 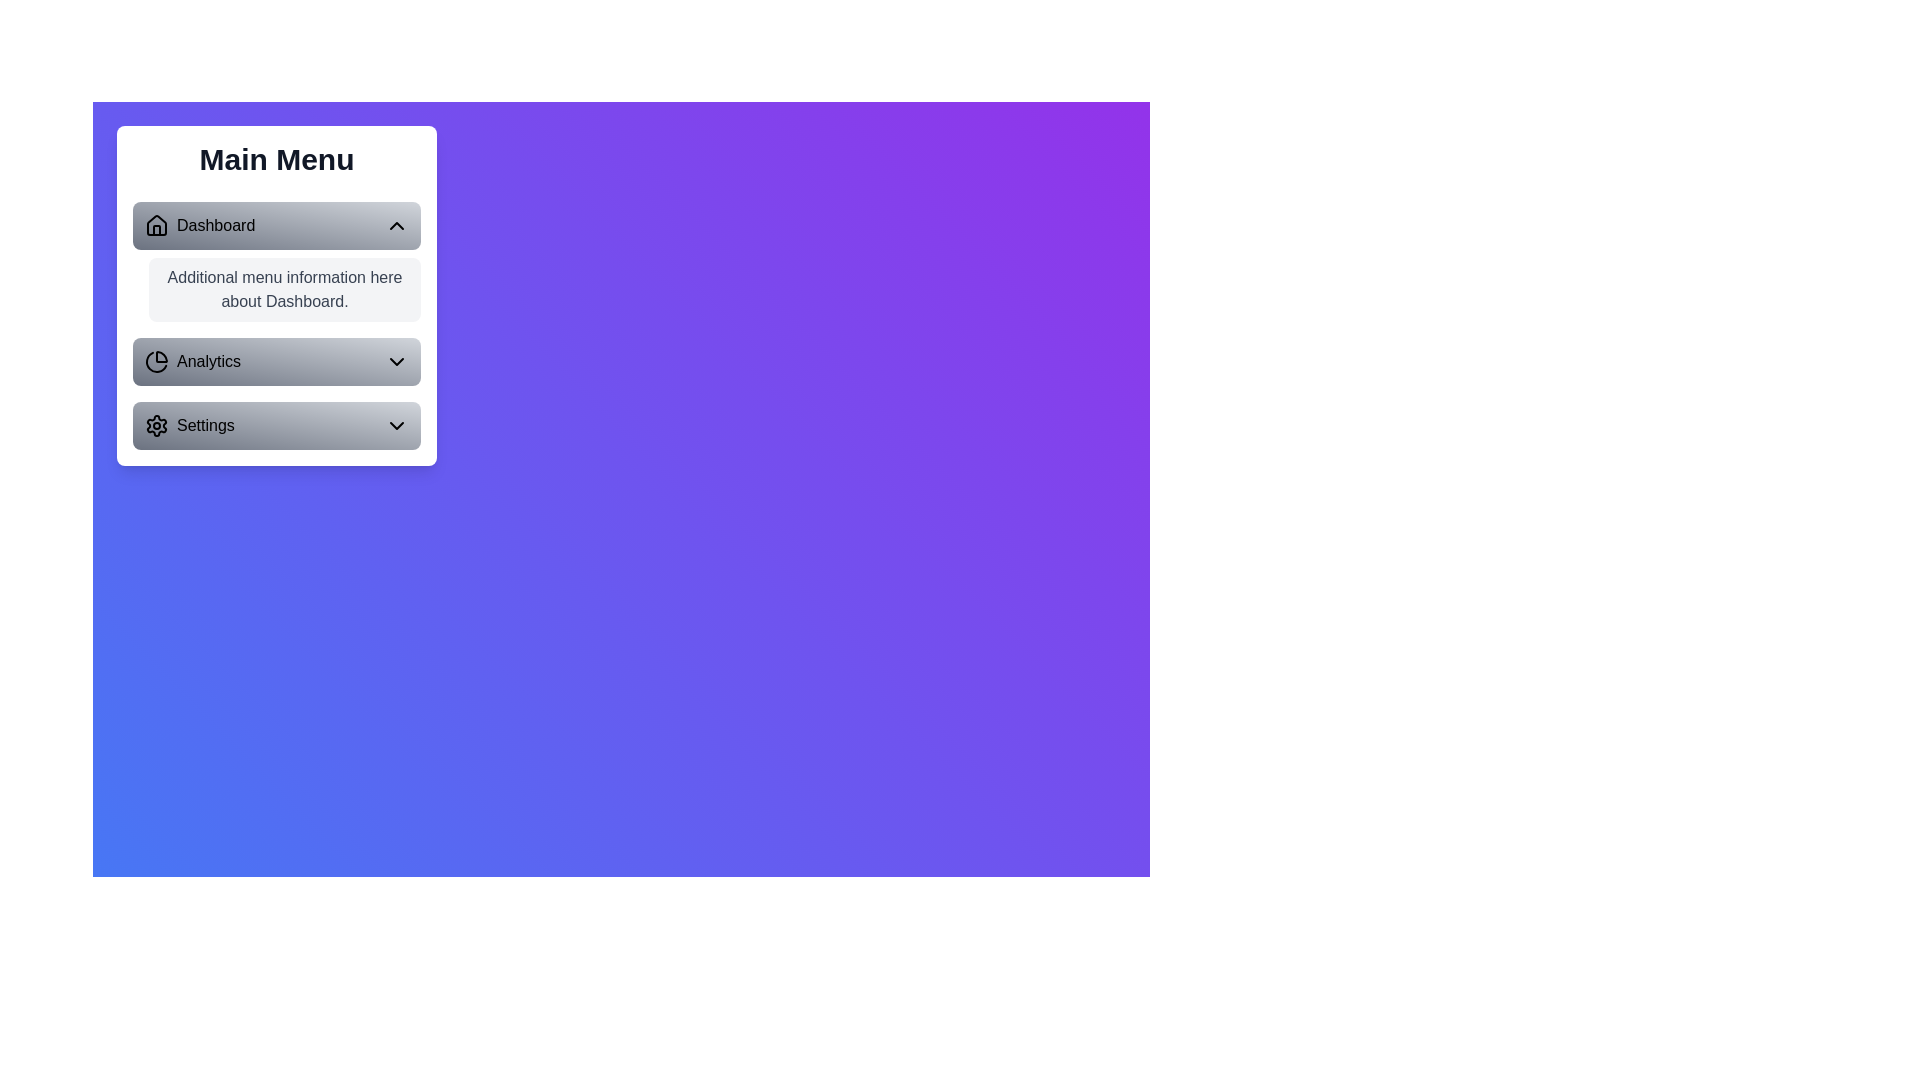 I want to click on the upward-pointing chevron arrow icon located at the top-right corner of the 'Dashboard' button, so click(x=397, y=225).